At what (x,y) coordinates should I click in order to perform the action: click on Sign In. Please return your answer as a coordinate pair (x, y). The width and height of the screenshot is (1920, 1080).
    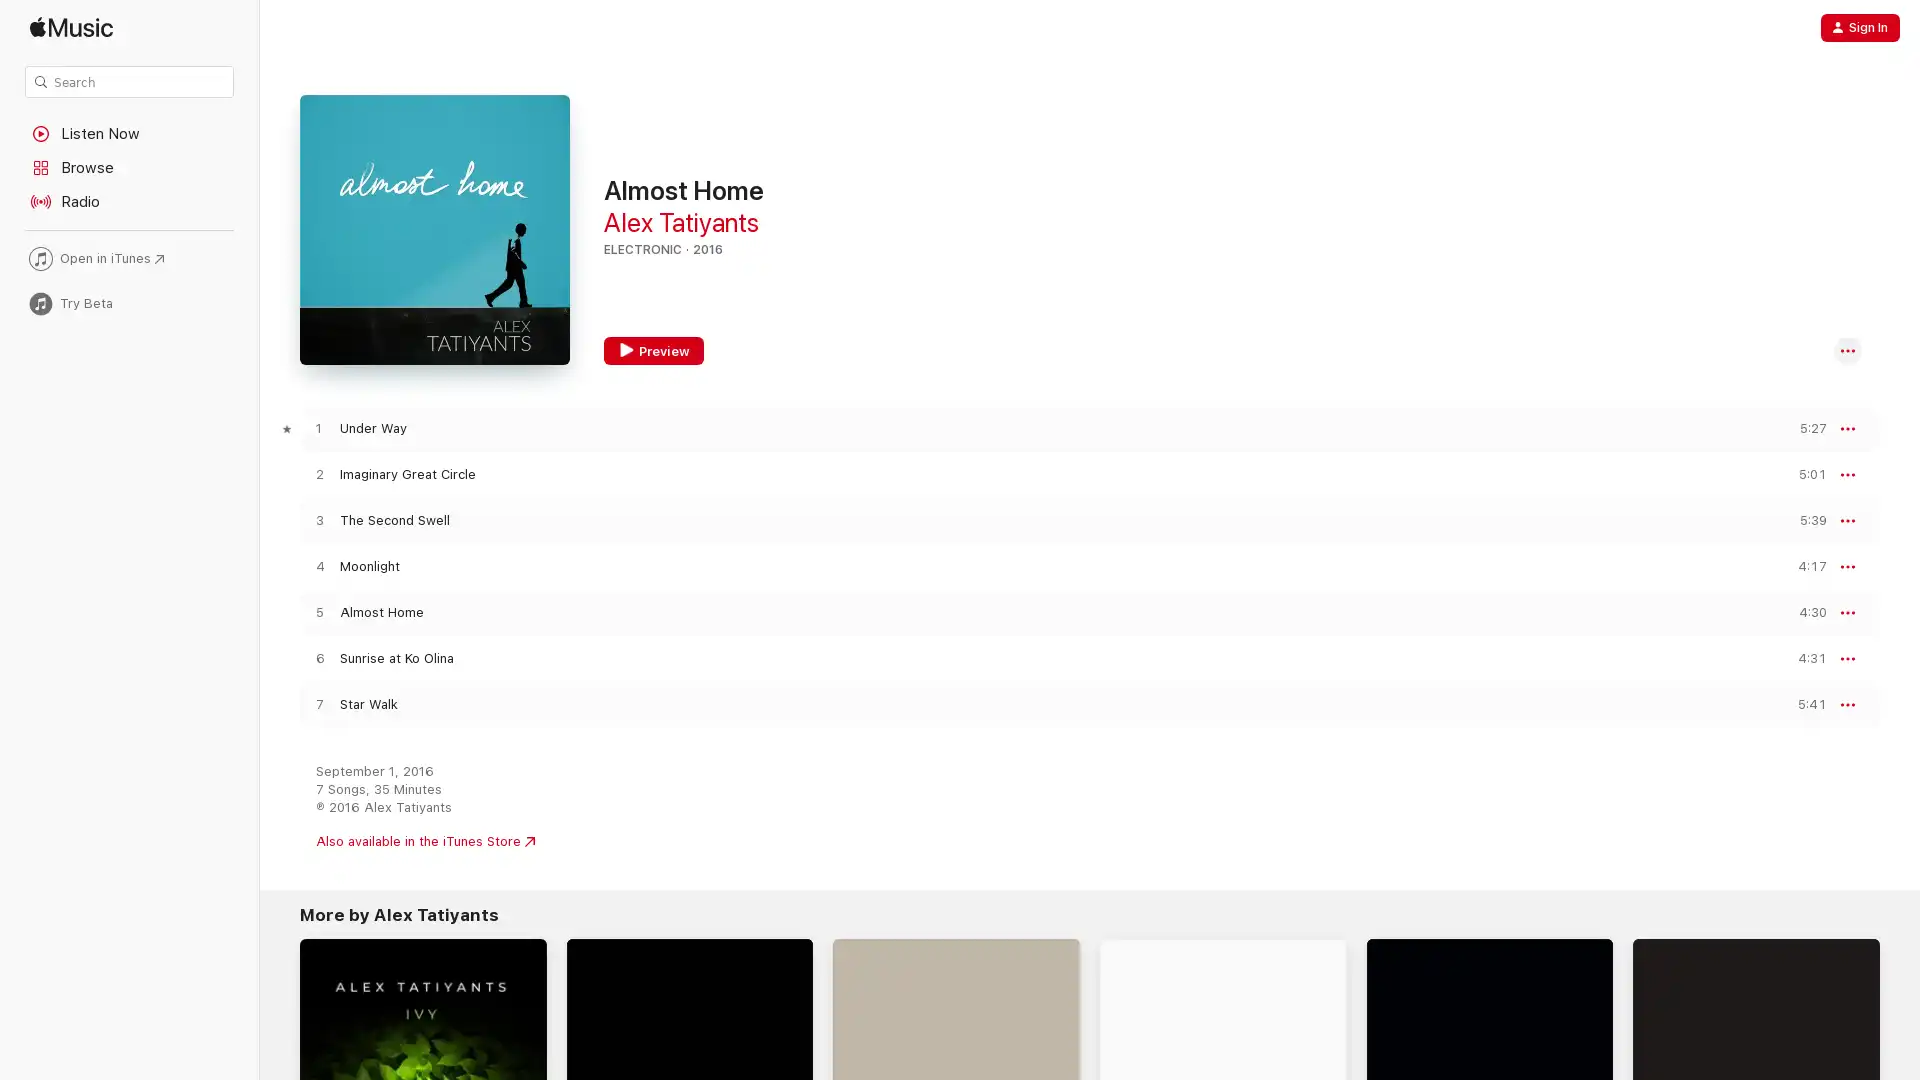
    Looking at the image, I should click on (1859, 27).